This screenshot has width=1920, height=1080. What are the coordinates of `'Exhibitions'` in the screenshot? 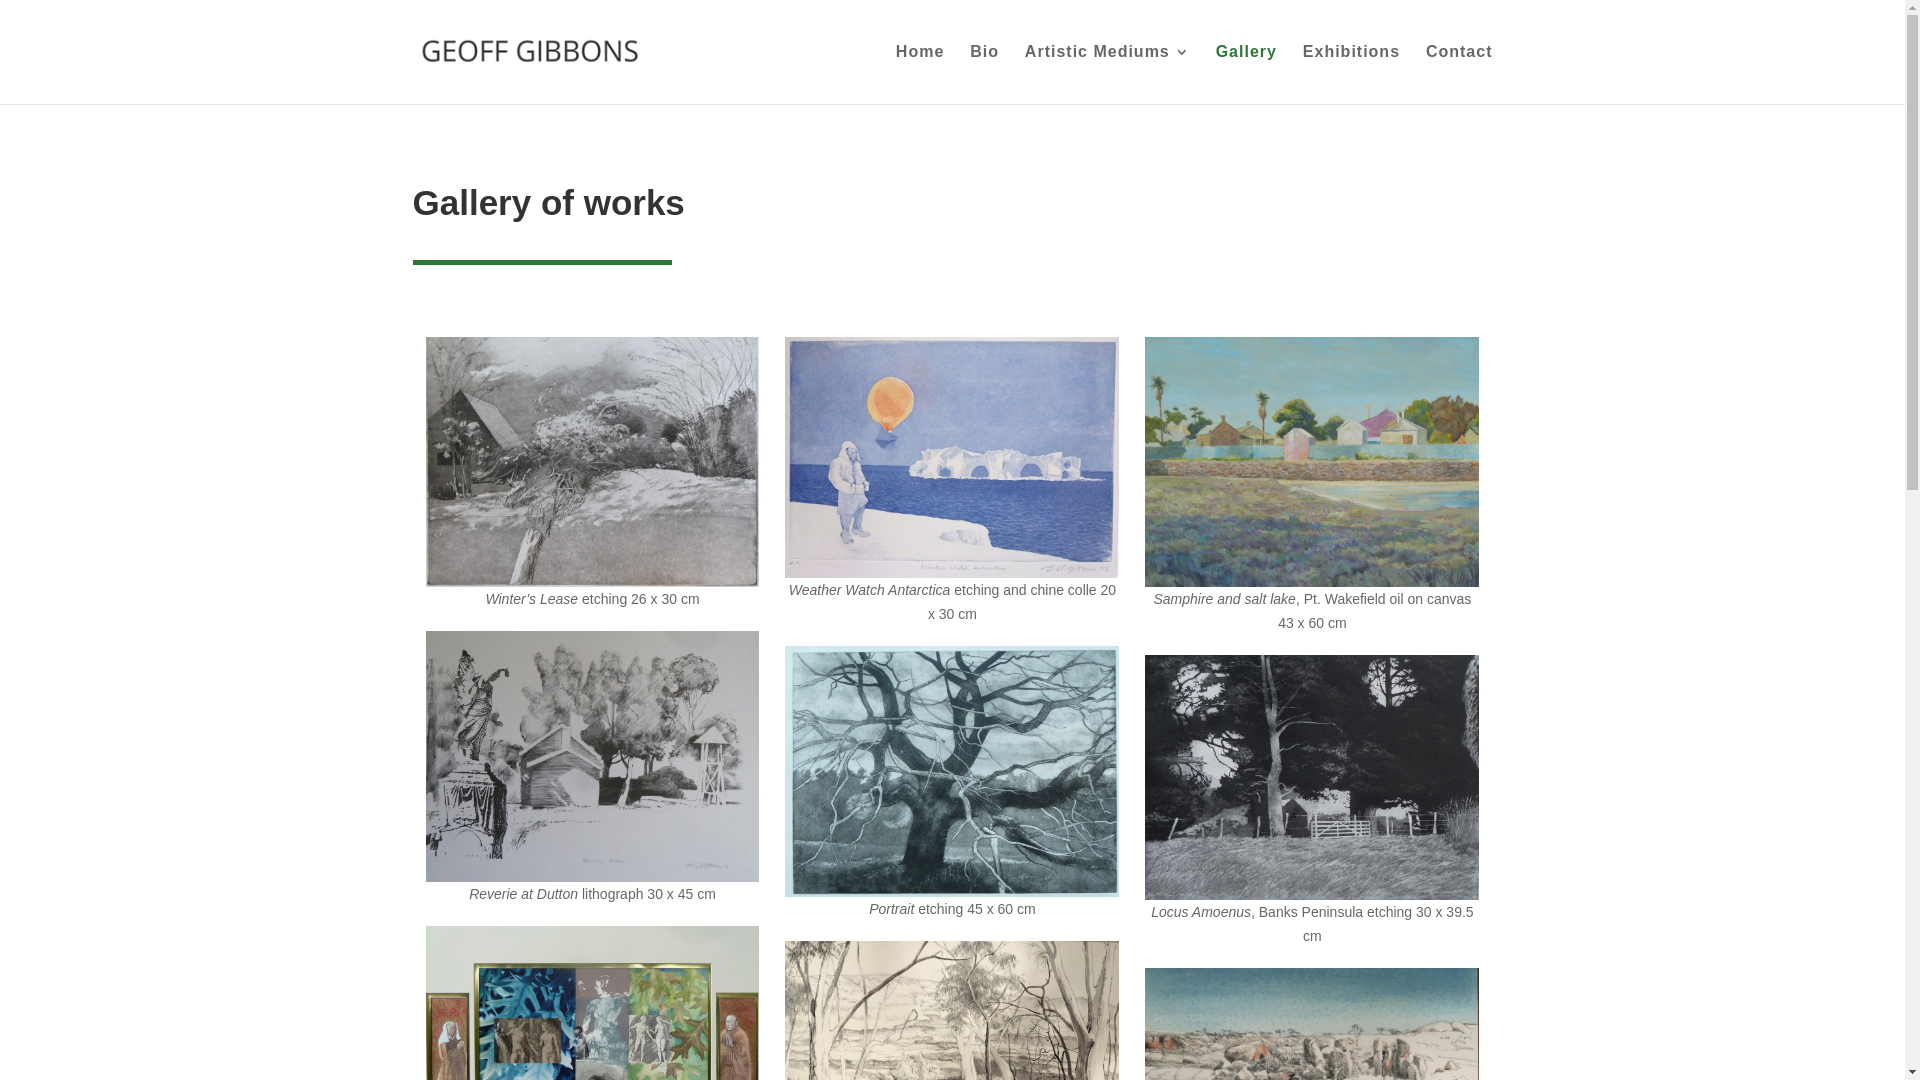 It's located at (1351, 73).